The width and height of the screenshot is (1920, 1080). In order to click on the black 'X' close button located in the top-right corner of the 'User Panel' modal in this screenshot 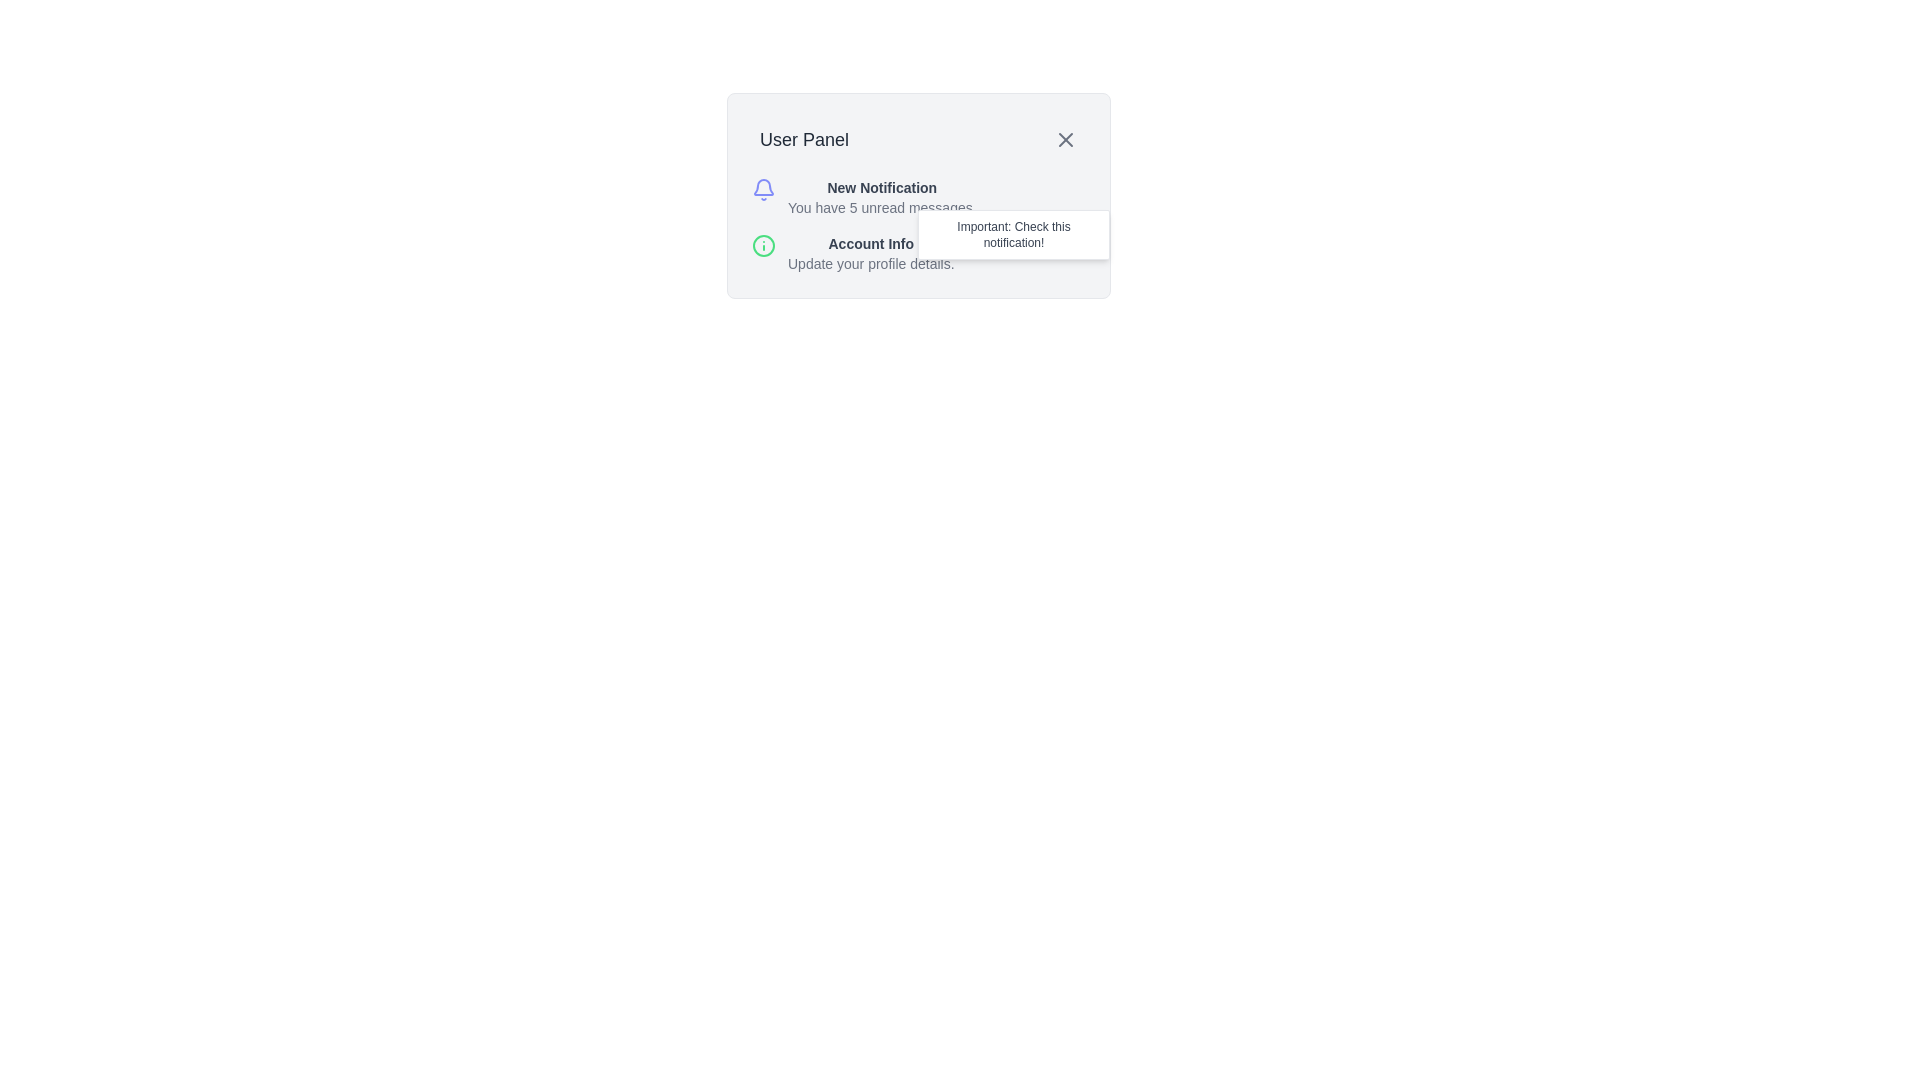, I will do `click(1064, 138)`.